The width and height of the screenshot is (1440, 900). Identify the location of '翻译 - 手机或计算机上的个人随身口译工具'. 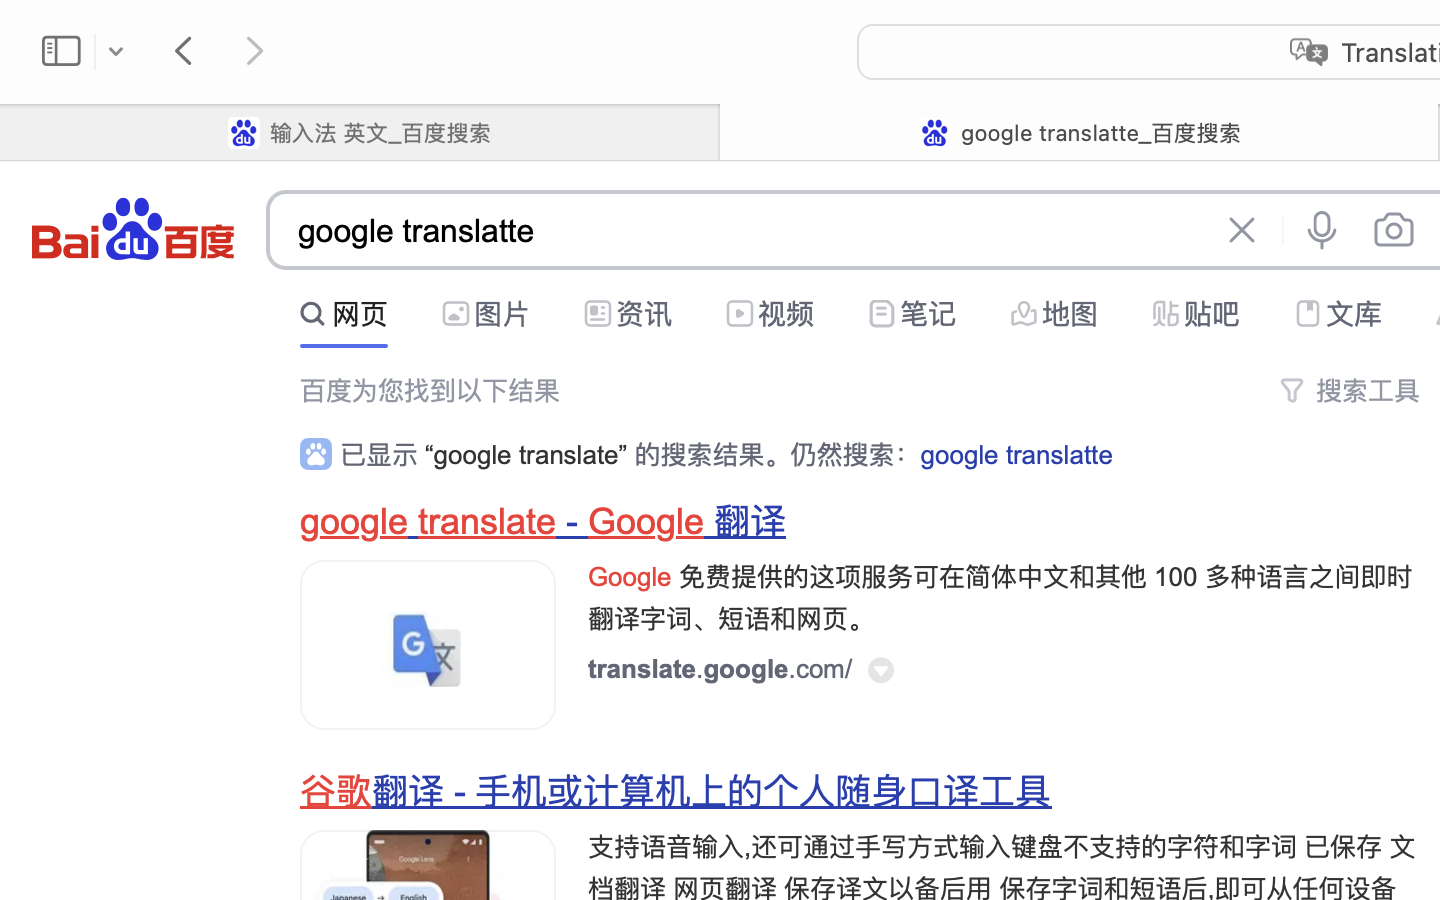
(711, 792).